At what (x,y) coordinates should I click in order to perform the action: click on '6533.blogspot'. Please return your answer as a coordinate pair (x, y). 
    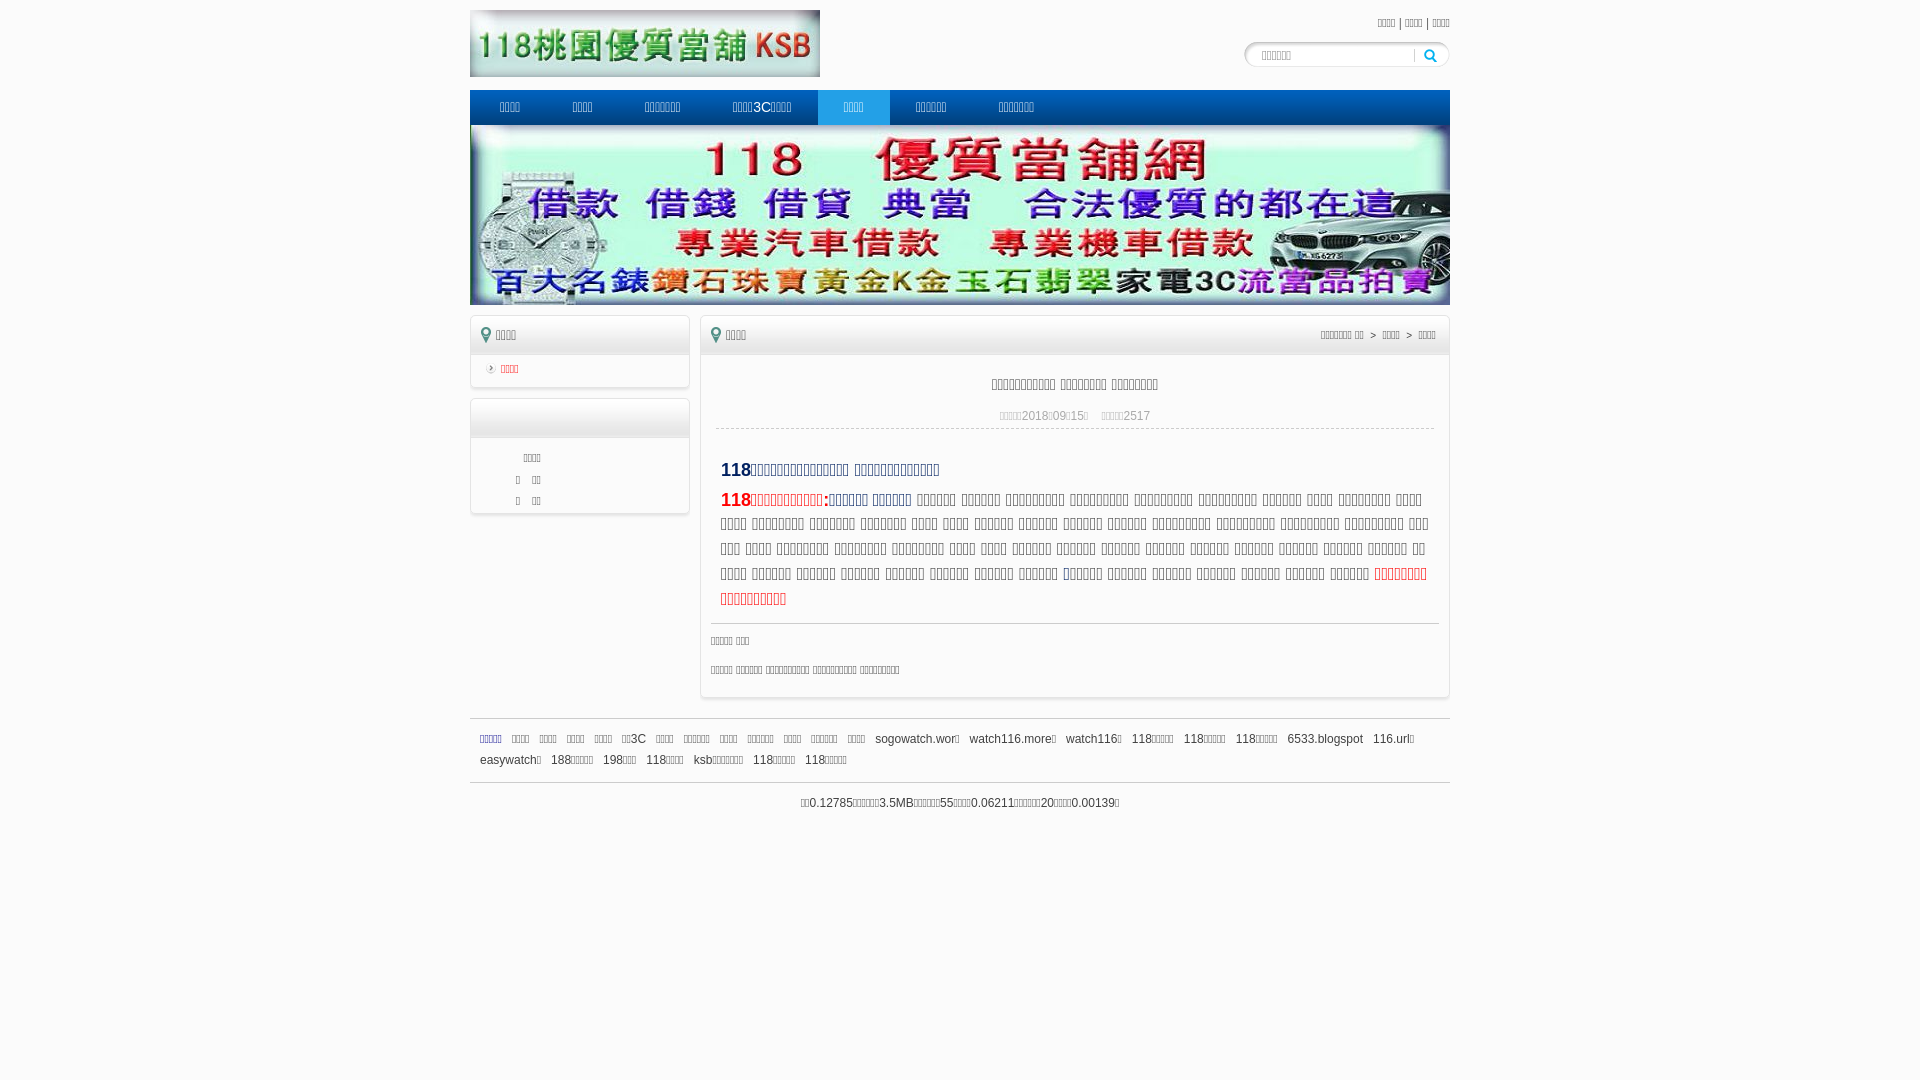
    Looking at the image, I should click on (1325, 739).